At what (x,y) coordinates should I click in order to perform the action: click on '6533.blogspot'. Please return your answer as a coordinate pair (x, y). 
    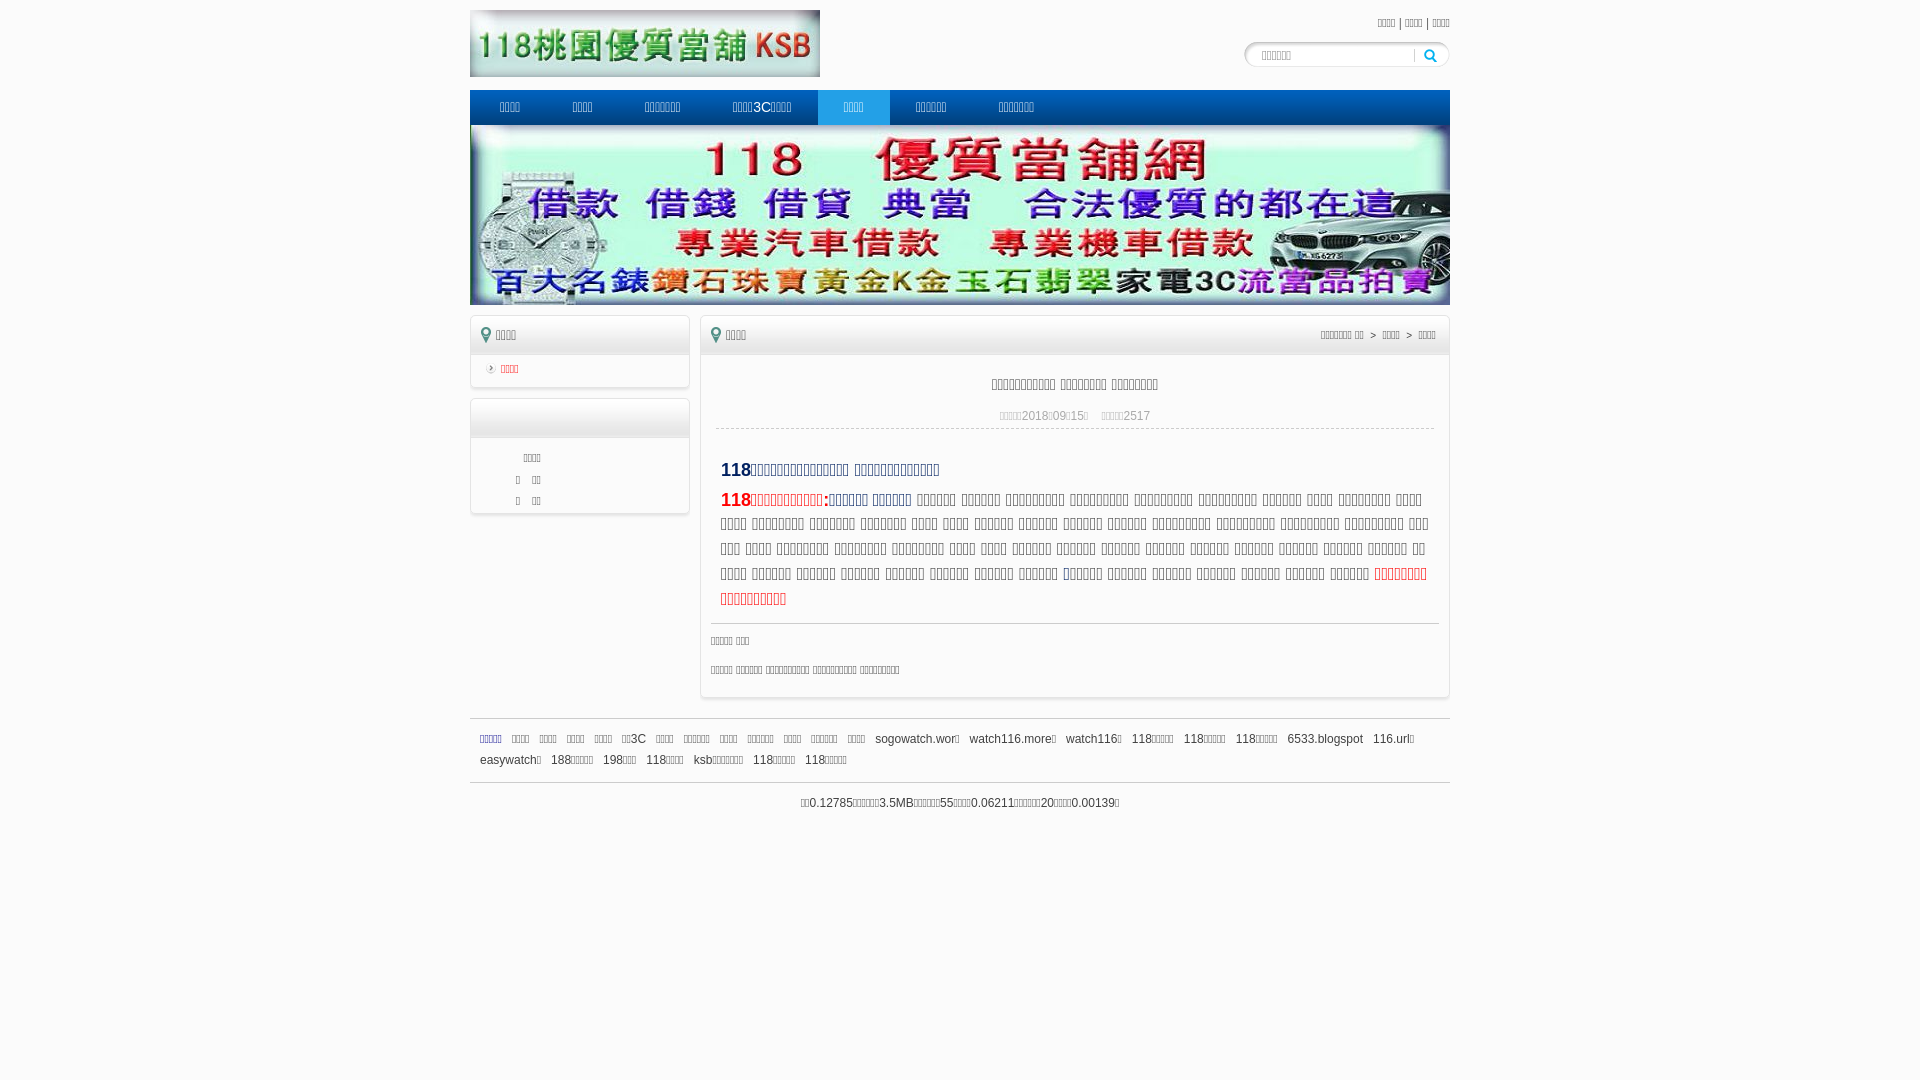
    Looking at the image, I should click on (1325, 739).